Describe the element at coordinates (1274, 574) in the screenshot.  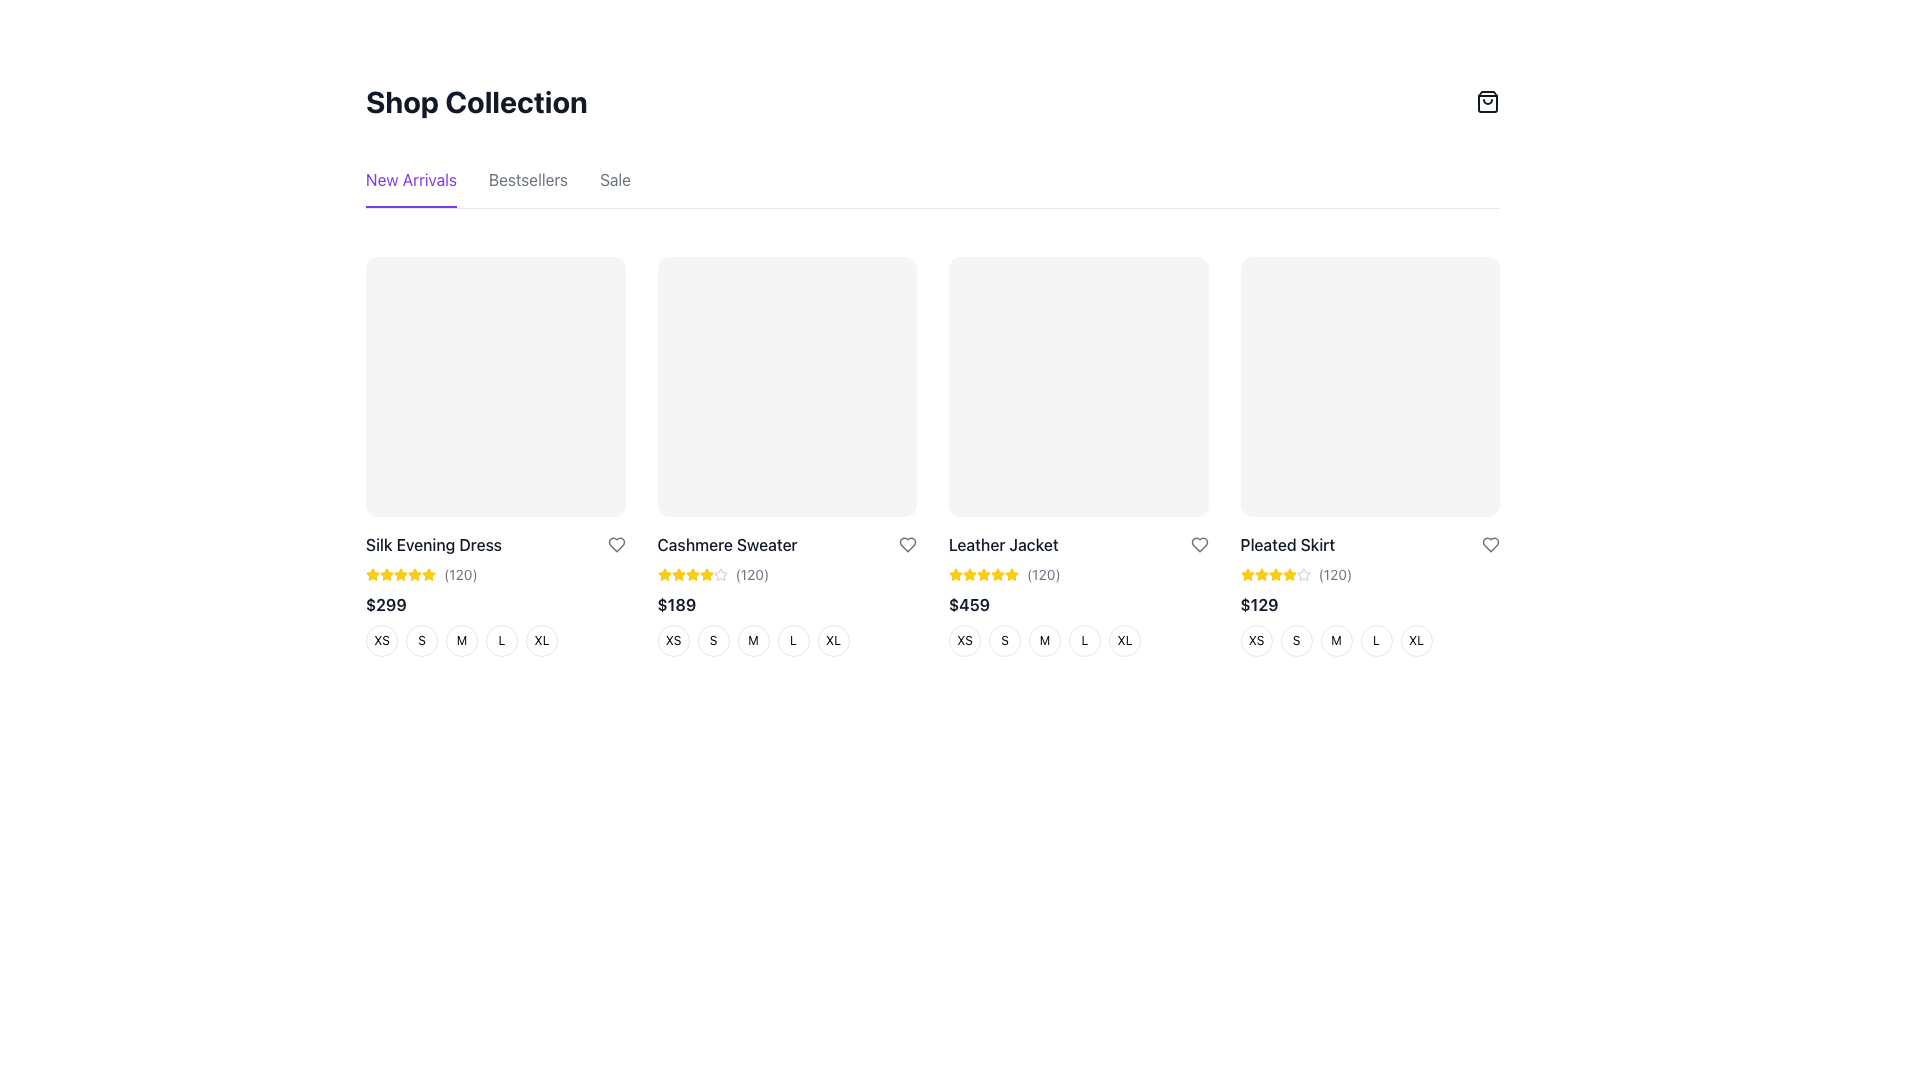
I see `the fourth star icon in the five-star rating system located below the 'Pleated Skirt' product card to interact with the rating` at that location.